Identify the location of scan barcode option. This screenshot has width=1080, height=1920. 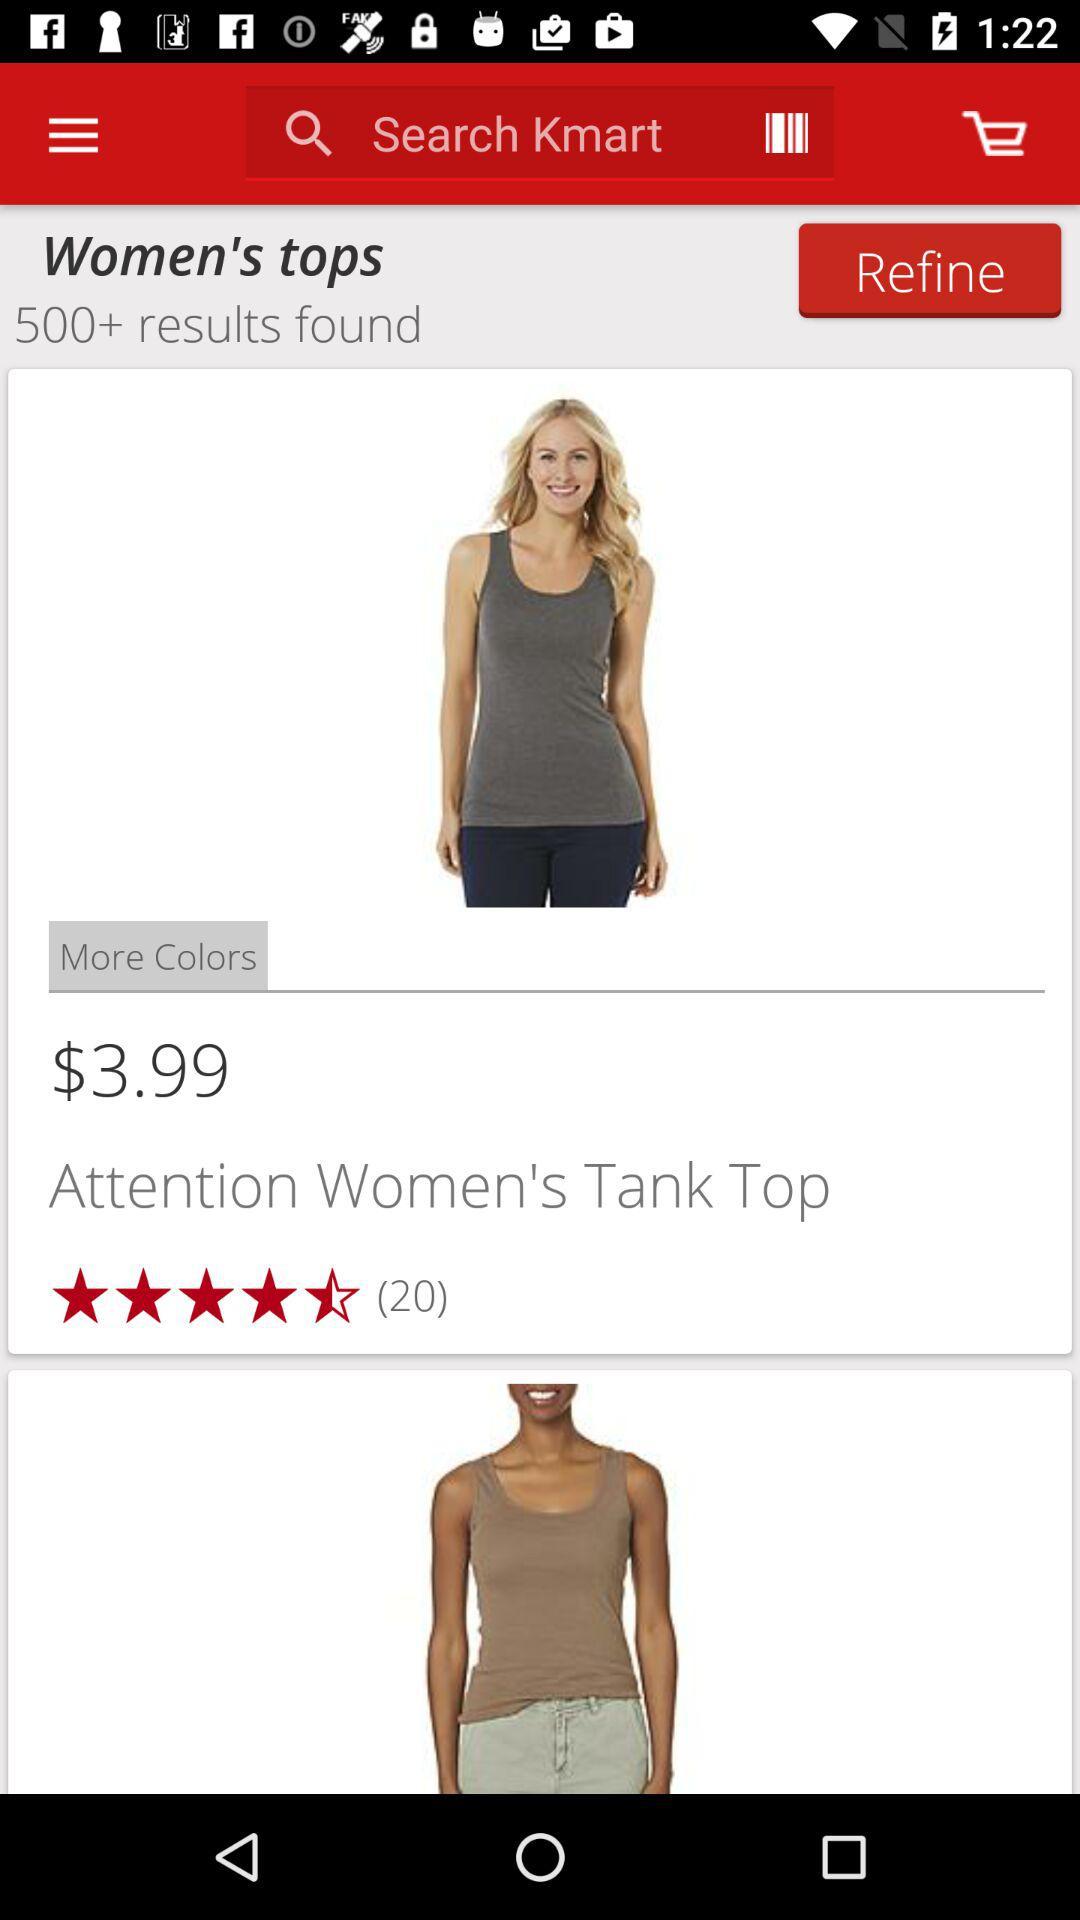
(785, 132).